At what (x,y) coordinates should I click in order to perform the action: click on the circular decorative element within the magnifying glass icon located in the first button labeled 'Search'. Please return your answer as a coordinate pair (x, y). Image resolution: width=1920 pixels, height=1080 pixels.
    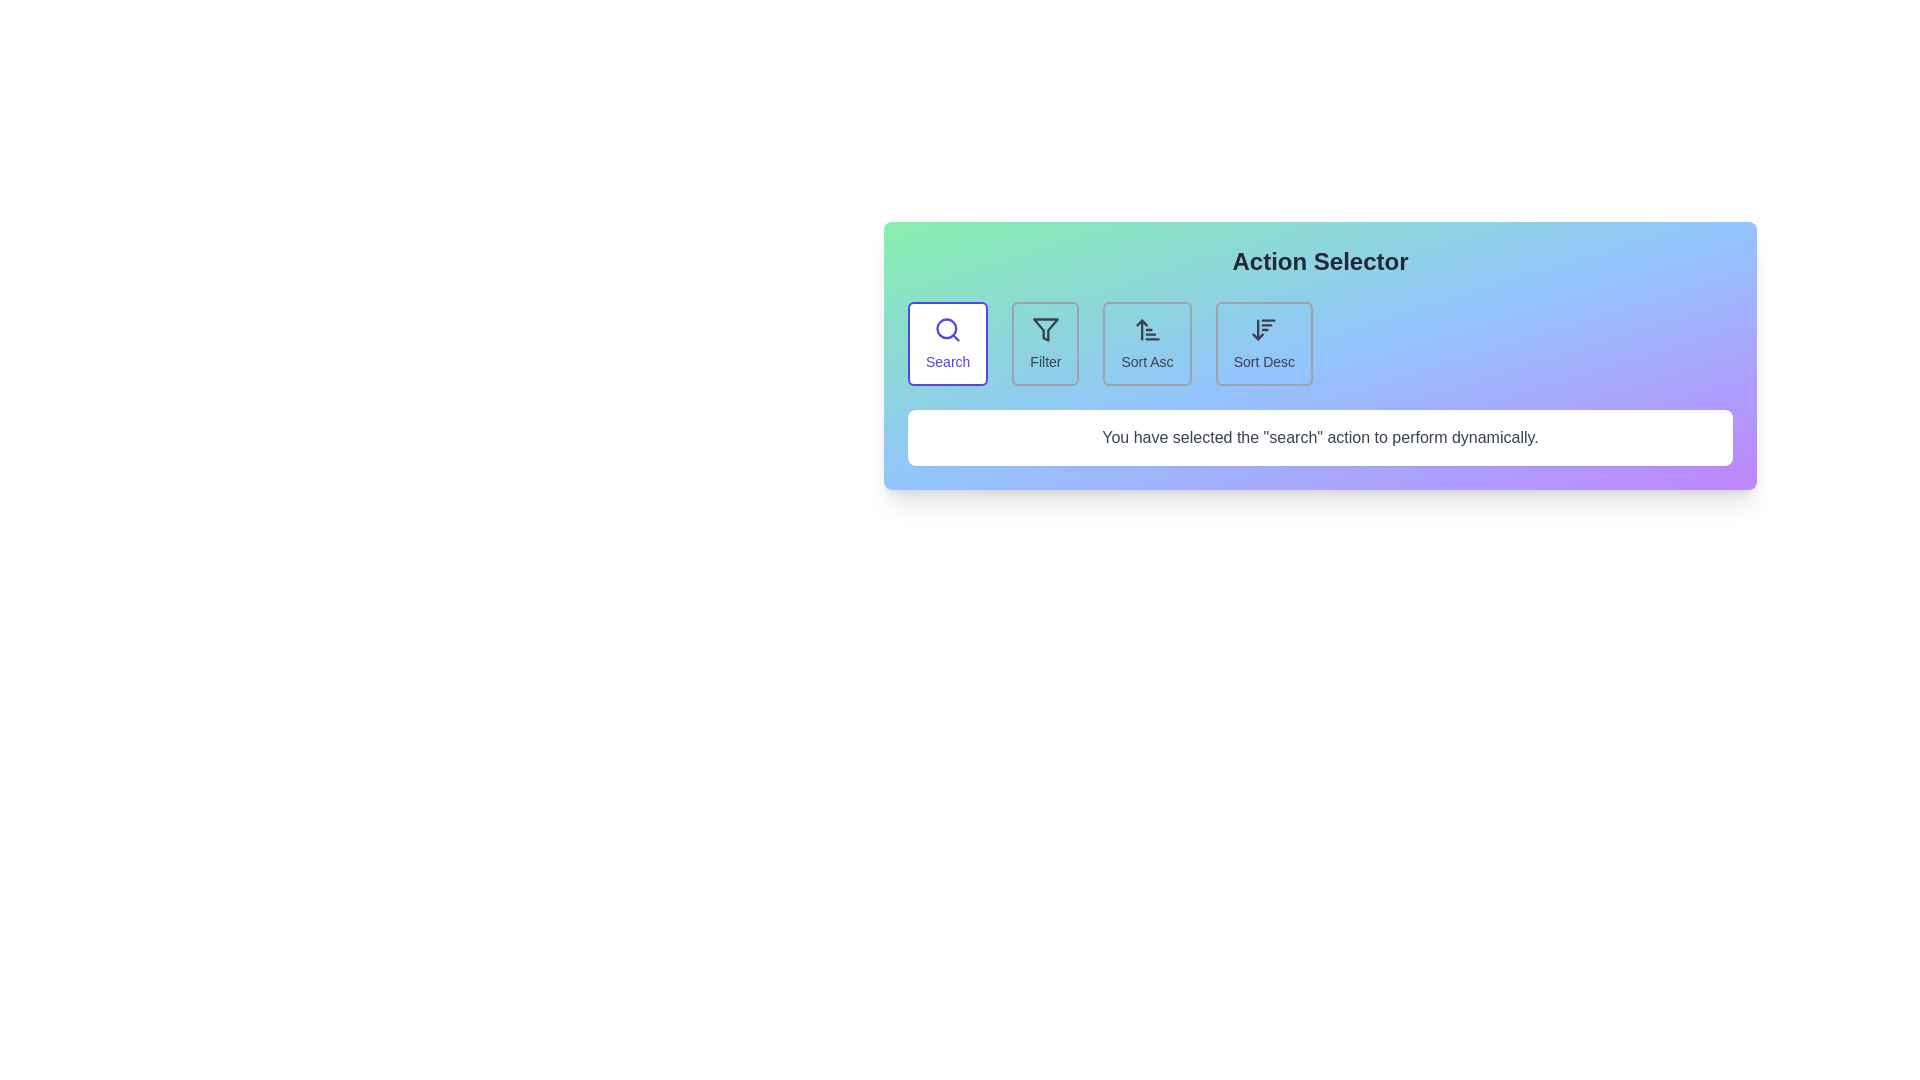
    Looking at the image, I should click on (945, 327).